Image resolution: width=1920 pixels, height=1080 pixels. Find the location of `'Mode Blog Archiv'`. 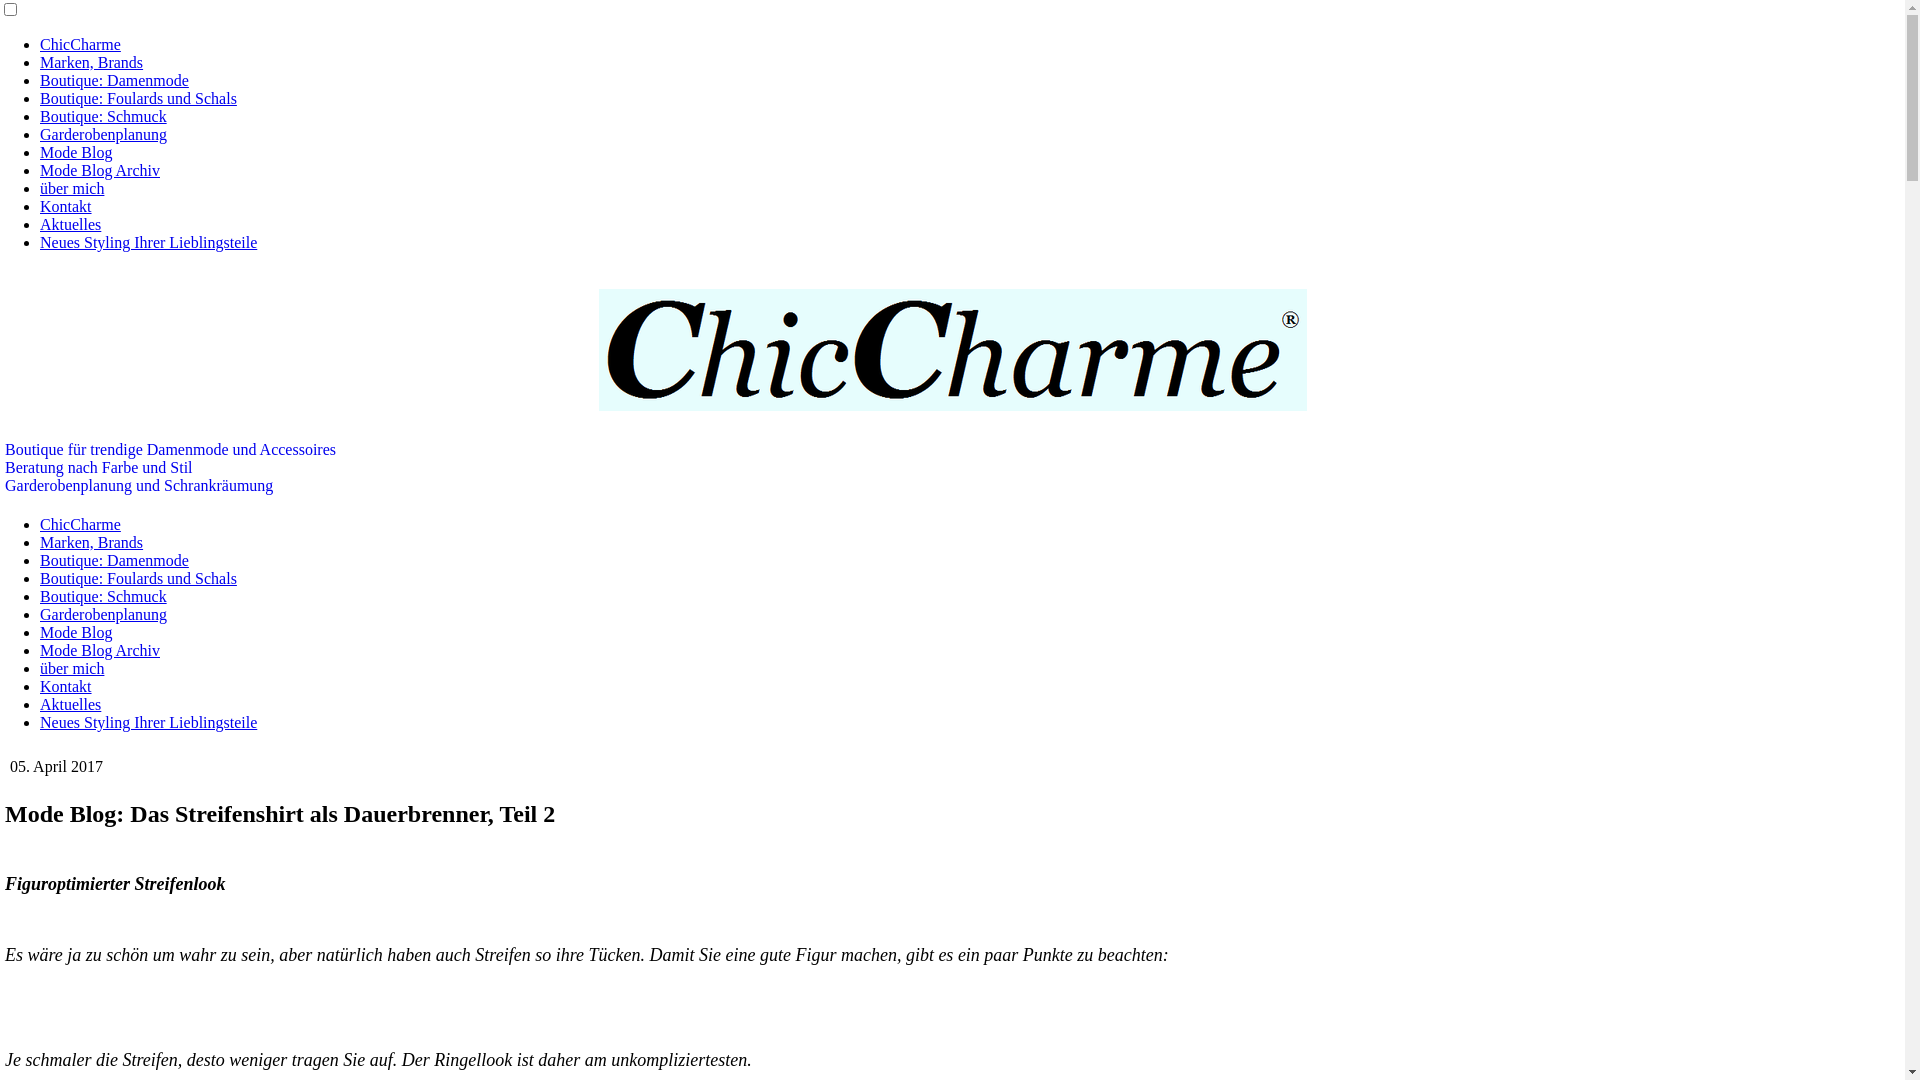

'Mode Blog Archiv' is located at coordinates (99, 169).